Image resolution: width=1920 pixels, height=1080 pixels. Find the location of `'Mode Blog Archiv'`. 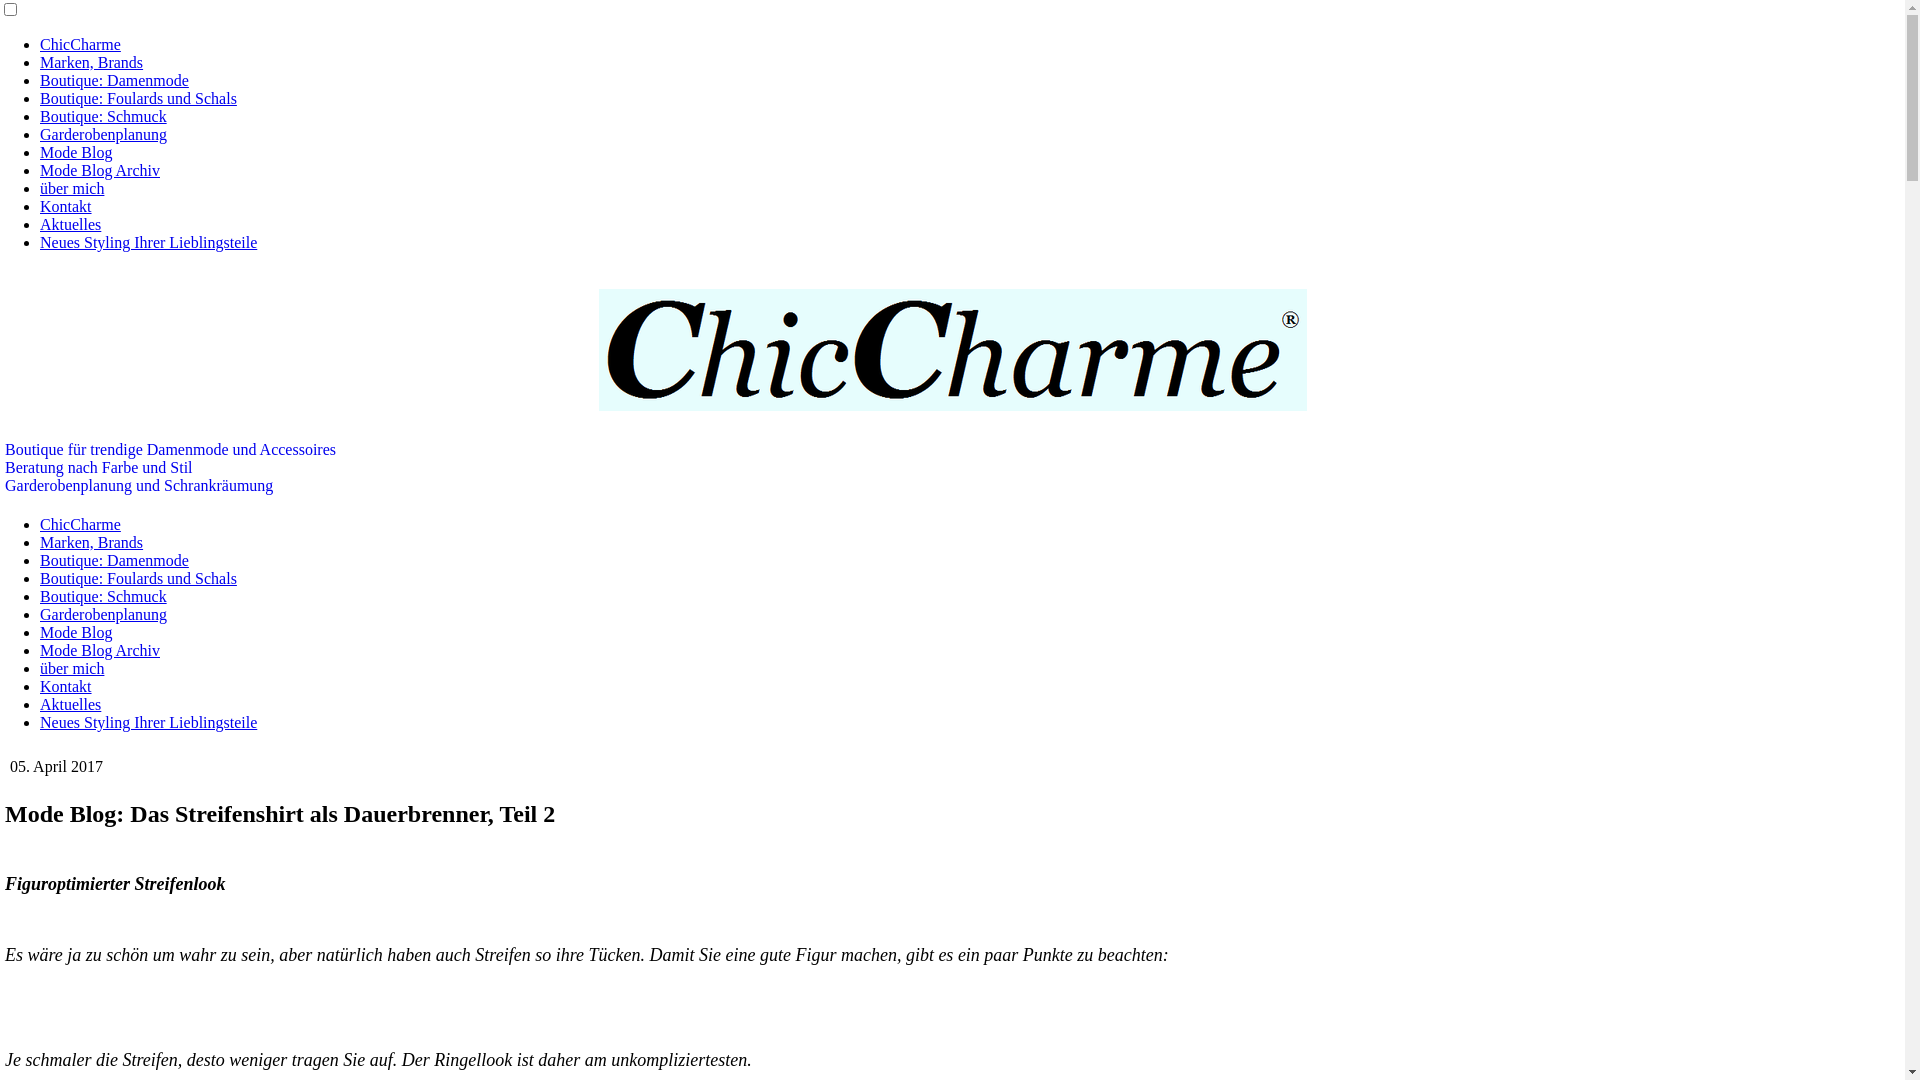

'Mode Blog Archiv' is located at coordinates (99, 169).